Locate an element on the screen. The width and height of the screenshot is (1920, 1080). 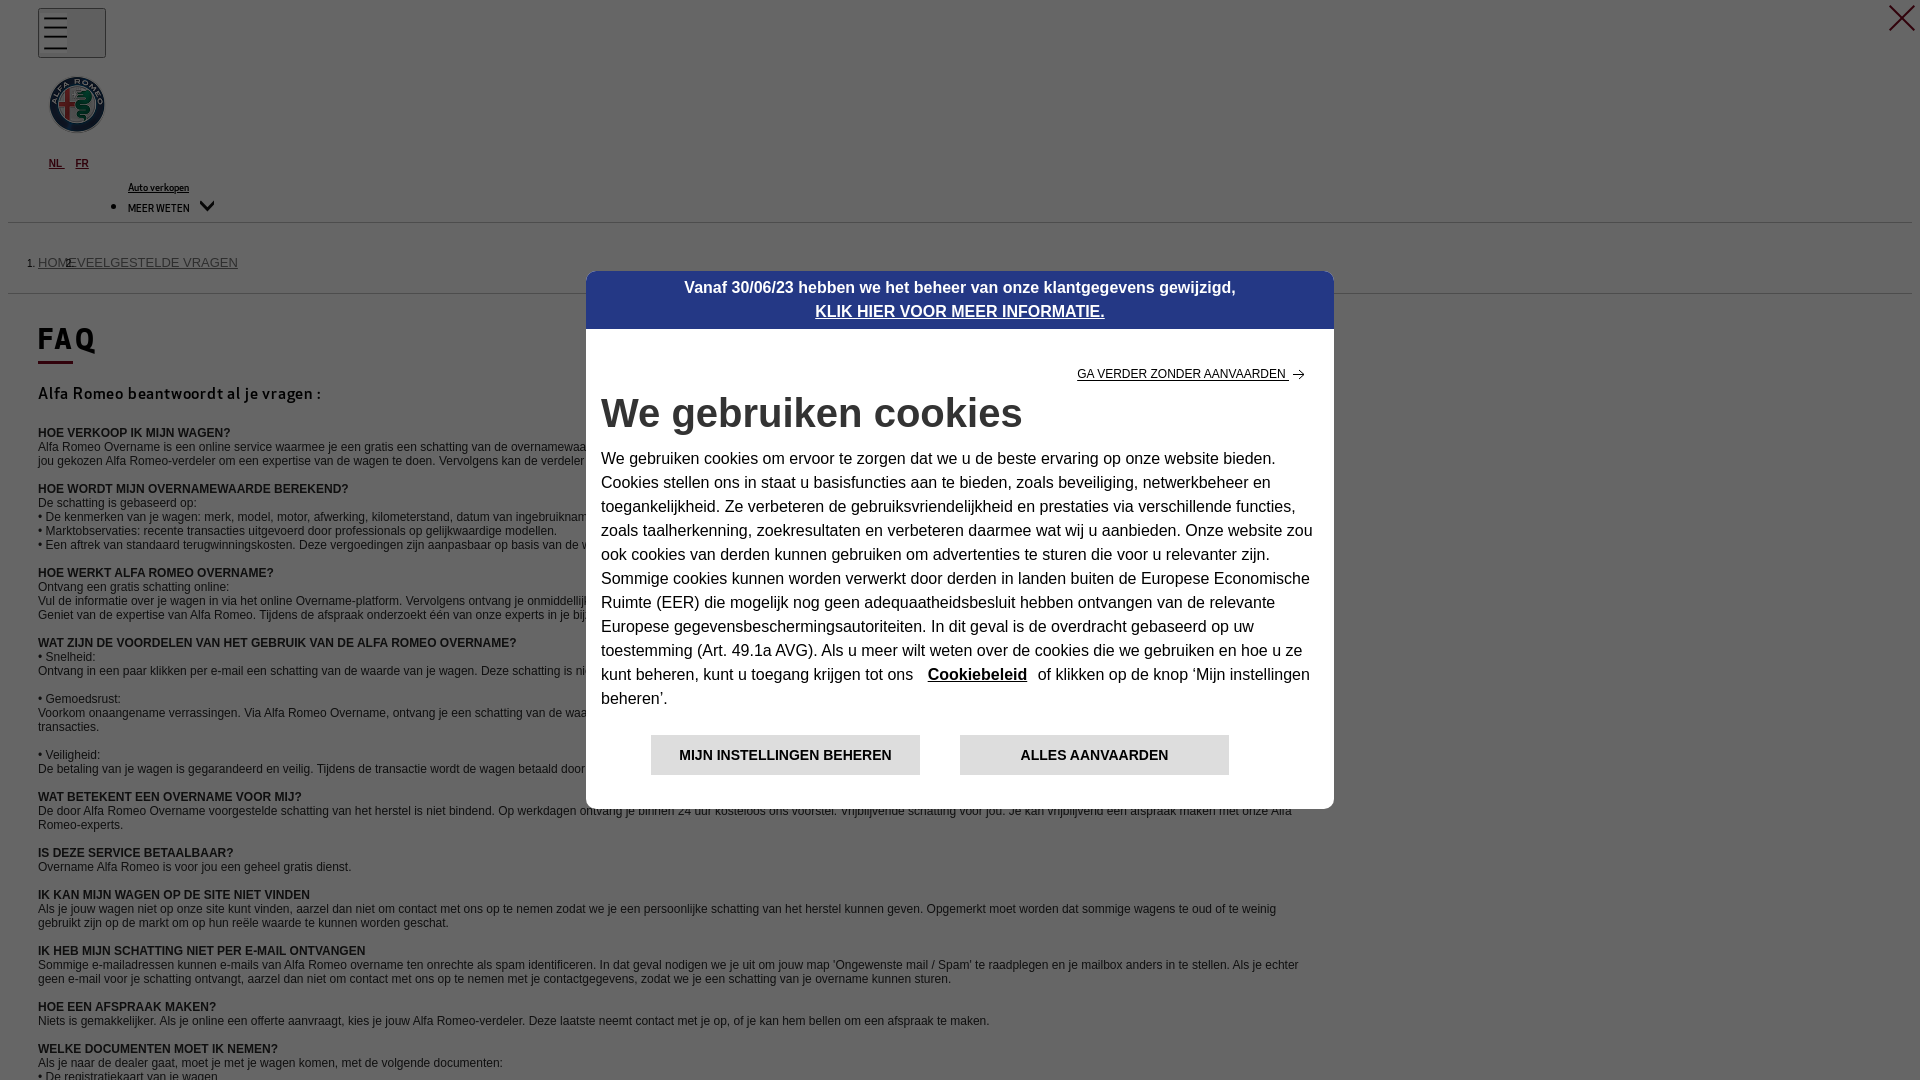
'MEER WETEN' is located at coordinates (171, 209).